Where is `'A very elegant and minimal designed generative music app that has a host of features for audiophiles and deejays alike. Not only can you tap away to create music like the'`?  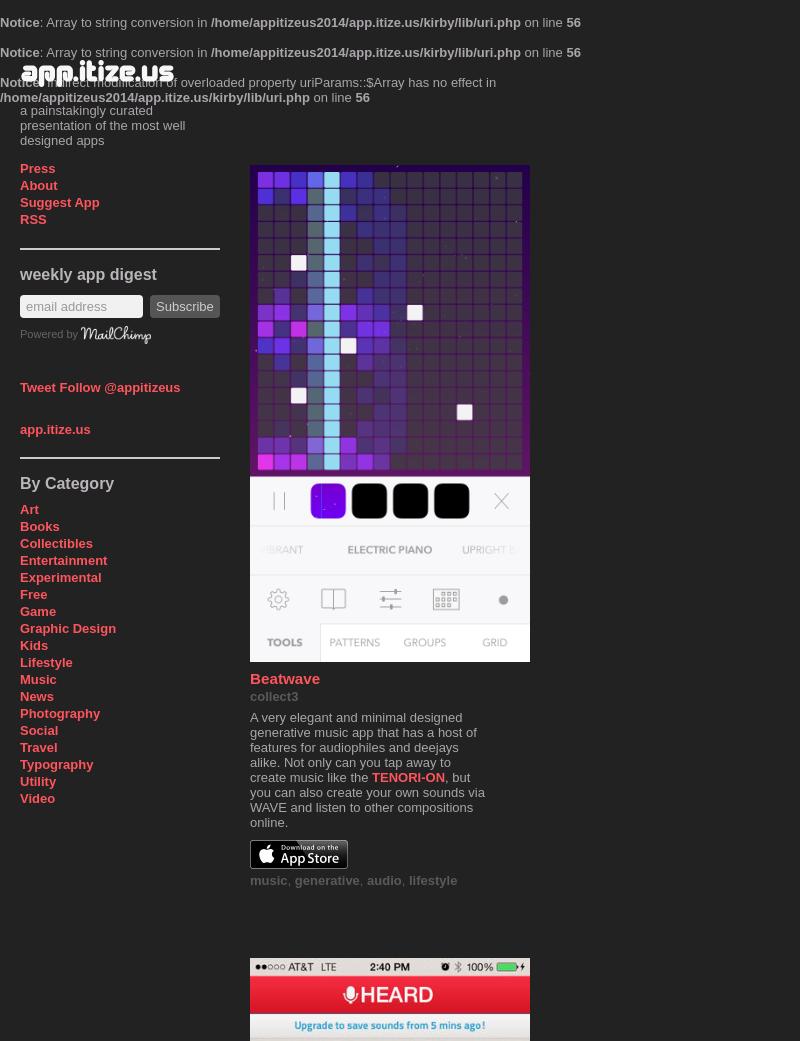
'A very elegant and minimal designed generative music app that has a host of features for audiophiles and deejays alike. Not only can you tap away to create music like the' is located at coordinates (362, 747).